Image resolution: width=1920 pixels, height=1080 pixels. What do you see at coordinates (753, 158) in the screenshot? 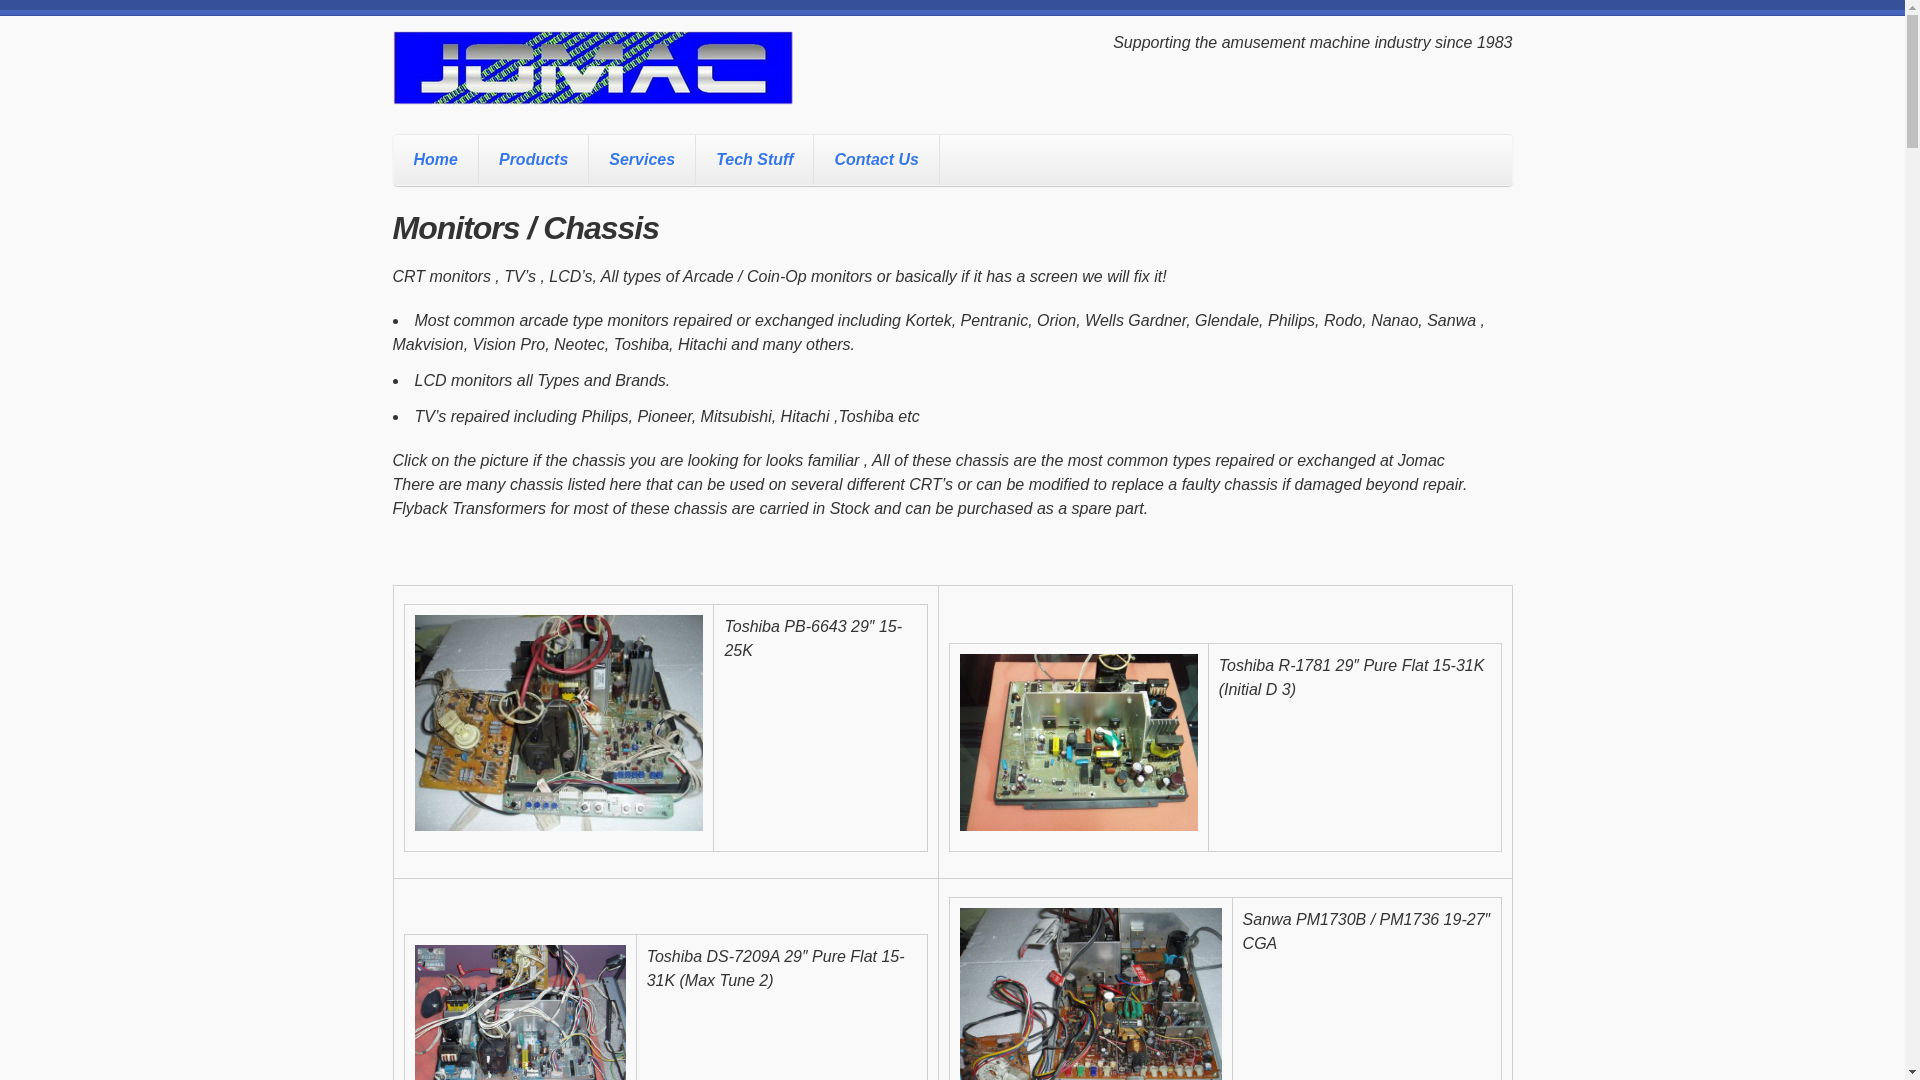
I see `'Tech Stuff'` at bounding box center [753, 158].